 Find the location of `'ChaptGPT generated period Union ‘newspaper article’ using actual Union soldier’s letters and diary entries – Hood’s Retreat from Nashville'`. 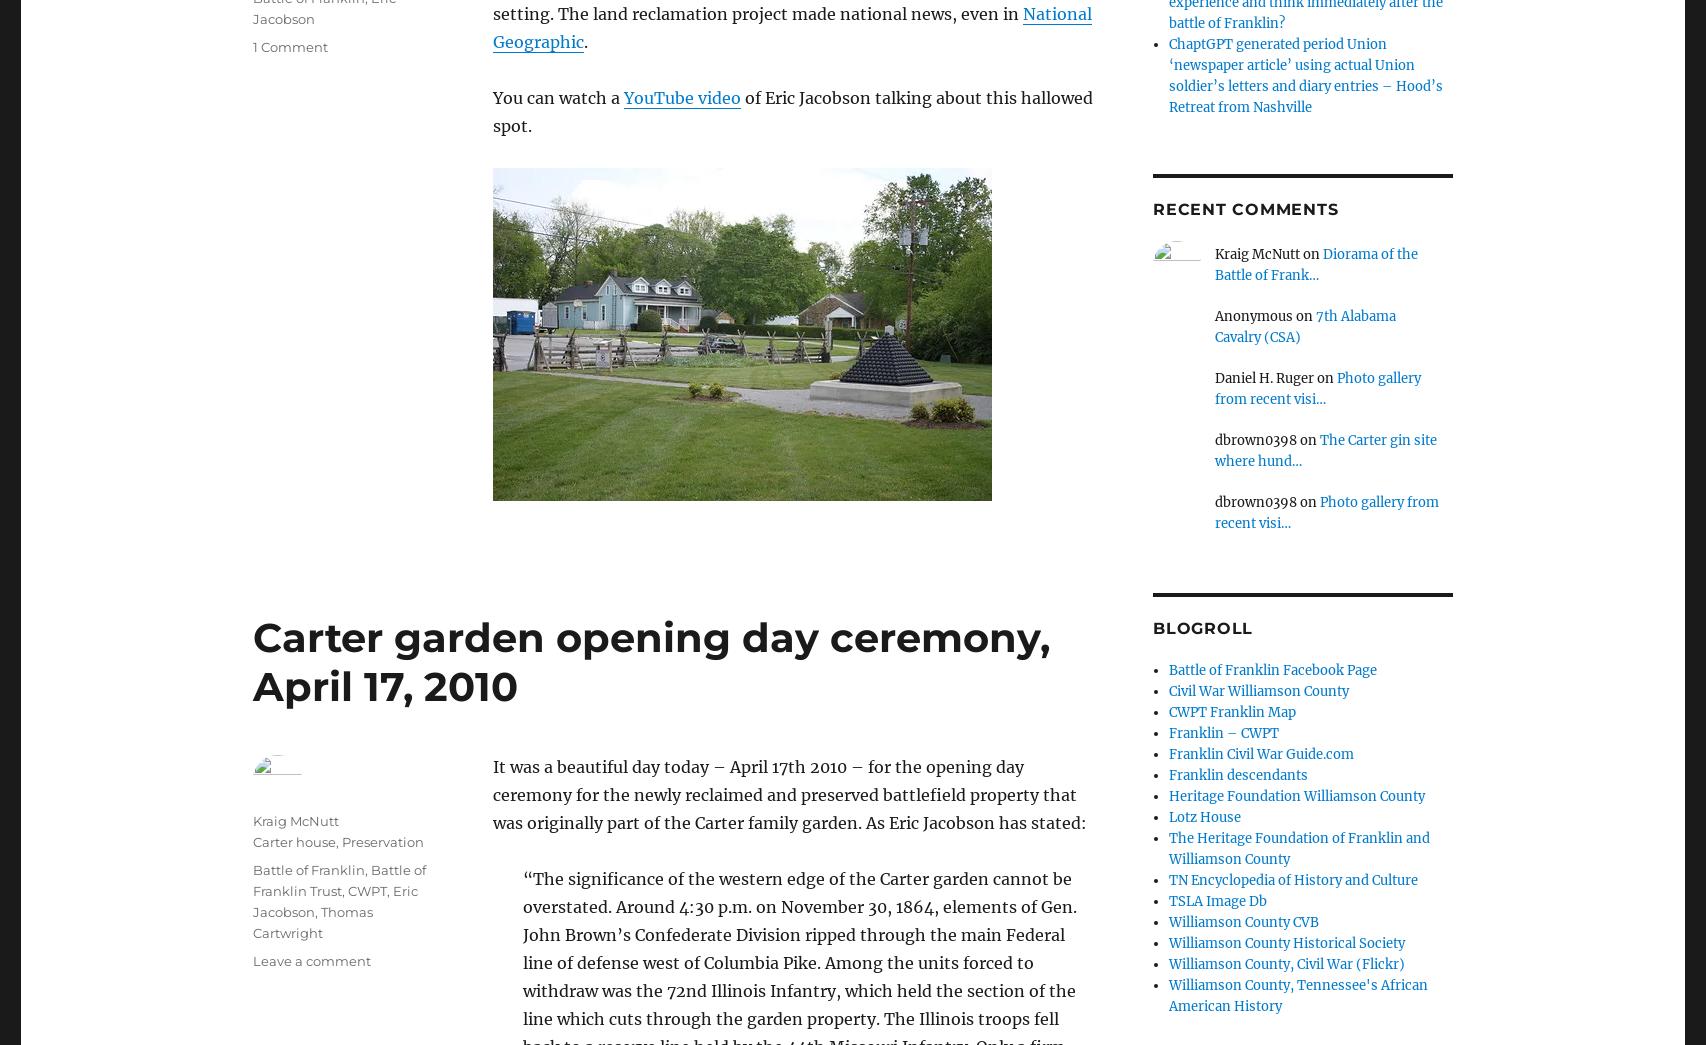

'ChaptGPT generated period Union ‘newspaper article’ using actual Union soldier’s letters and diary entries – Hood’s Retreat from Nashville' is located at coordinates (1304, 75).